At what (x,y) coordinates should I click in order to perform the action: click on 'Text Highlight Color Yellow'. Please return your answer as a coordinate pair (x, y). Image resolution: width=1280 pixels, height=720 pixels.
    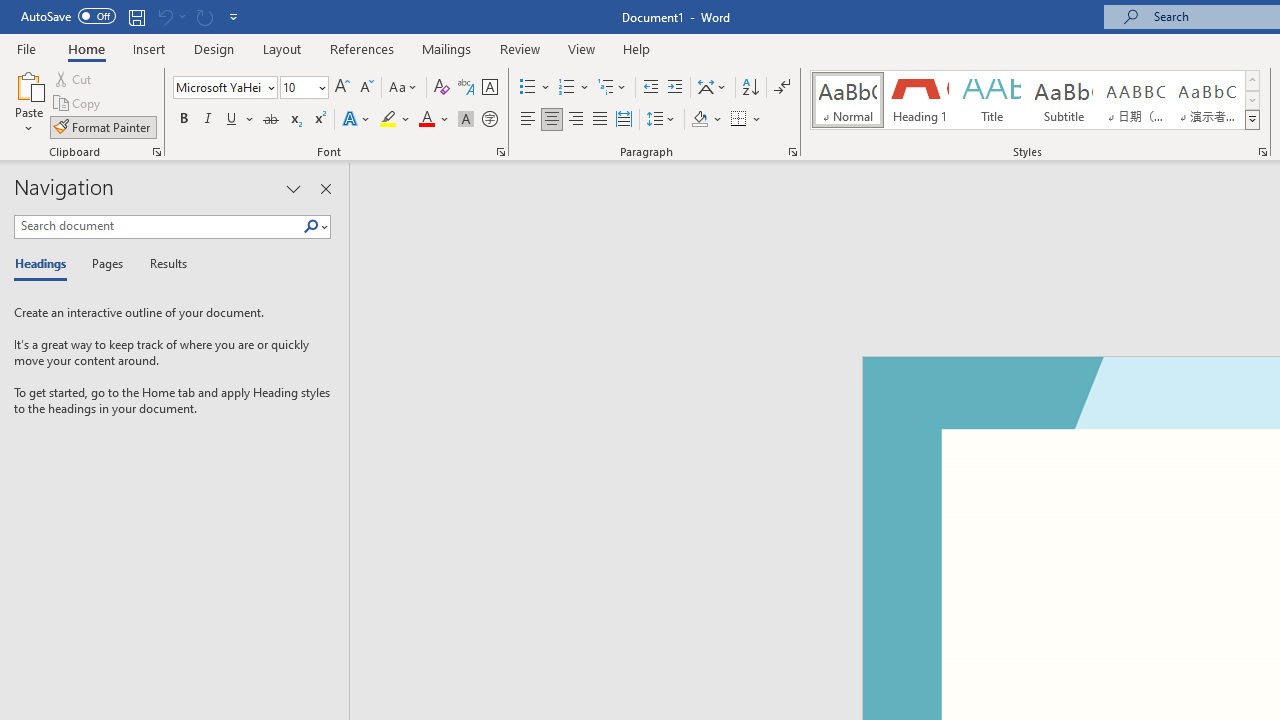
    Looking at the image, I should click on (388, 119).